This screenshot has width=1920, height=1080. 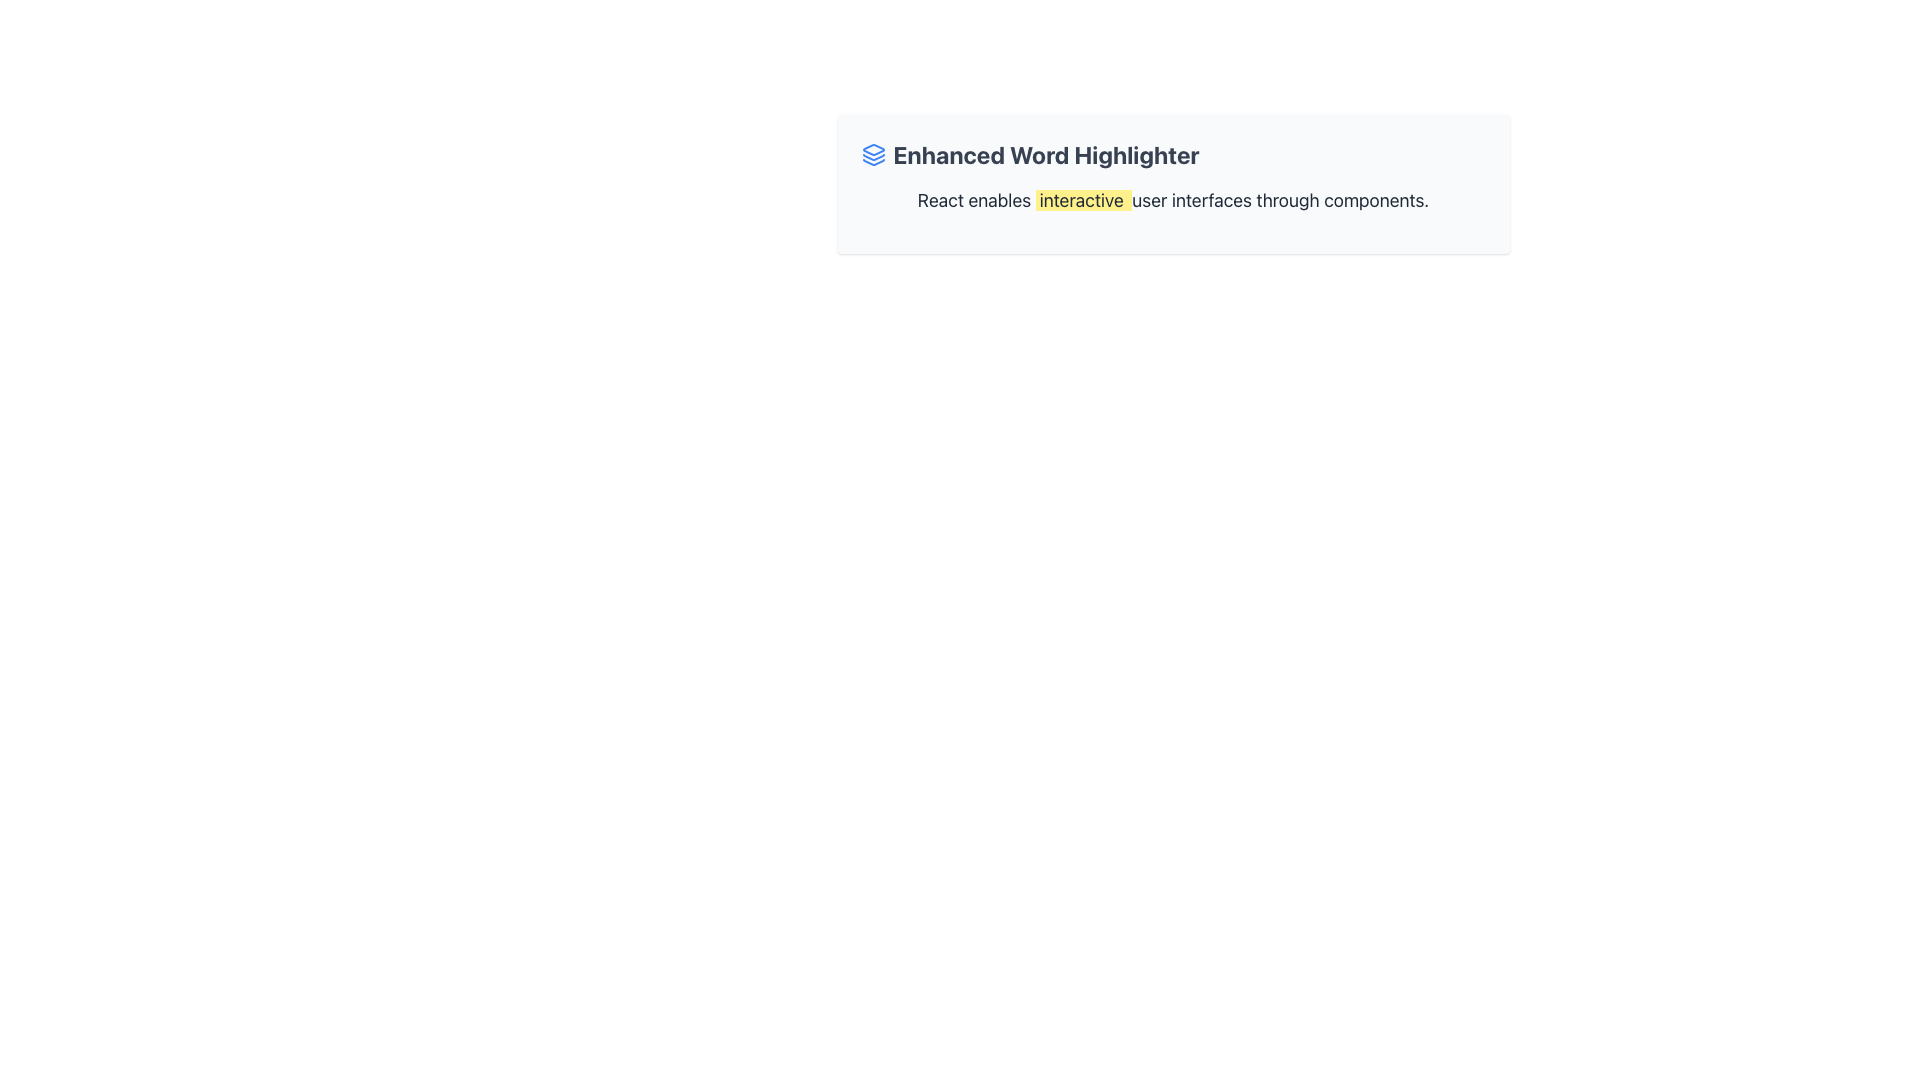 What do you see at coordinates (873, 149) in the screenshot?
I see `the blue triangular icon located to the left of the 'Enhanced Word Highlighter' text, which is the topmost segment of a three-layer stacked icon` at bounding box center [873, 149].